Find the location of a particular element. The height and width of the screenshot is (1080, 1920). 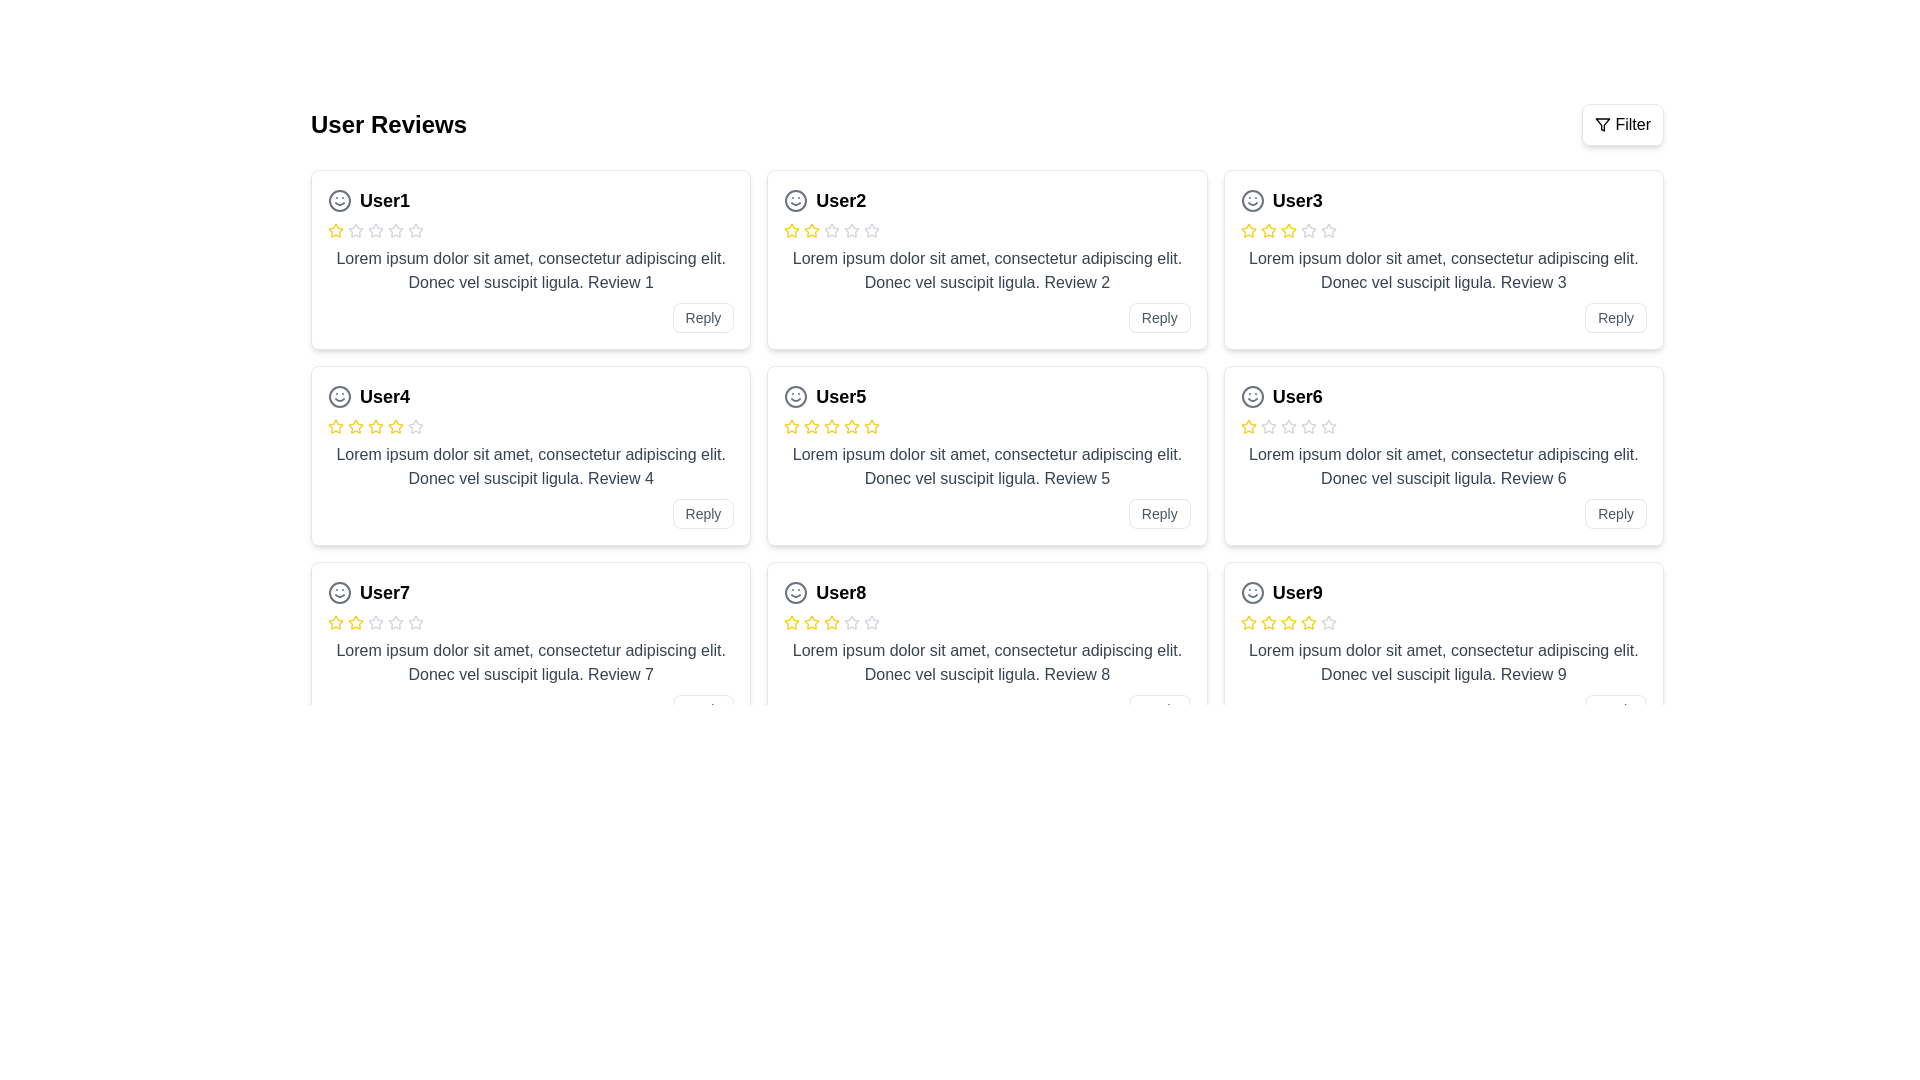

the smiley face icon located to the left of the username 'User2' in the card layout of the review grid is located at coordinates (795, 200).